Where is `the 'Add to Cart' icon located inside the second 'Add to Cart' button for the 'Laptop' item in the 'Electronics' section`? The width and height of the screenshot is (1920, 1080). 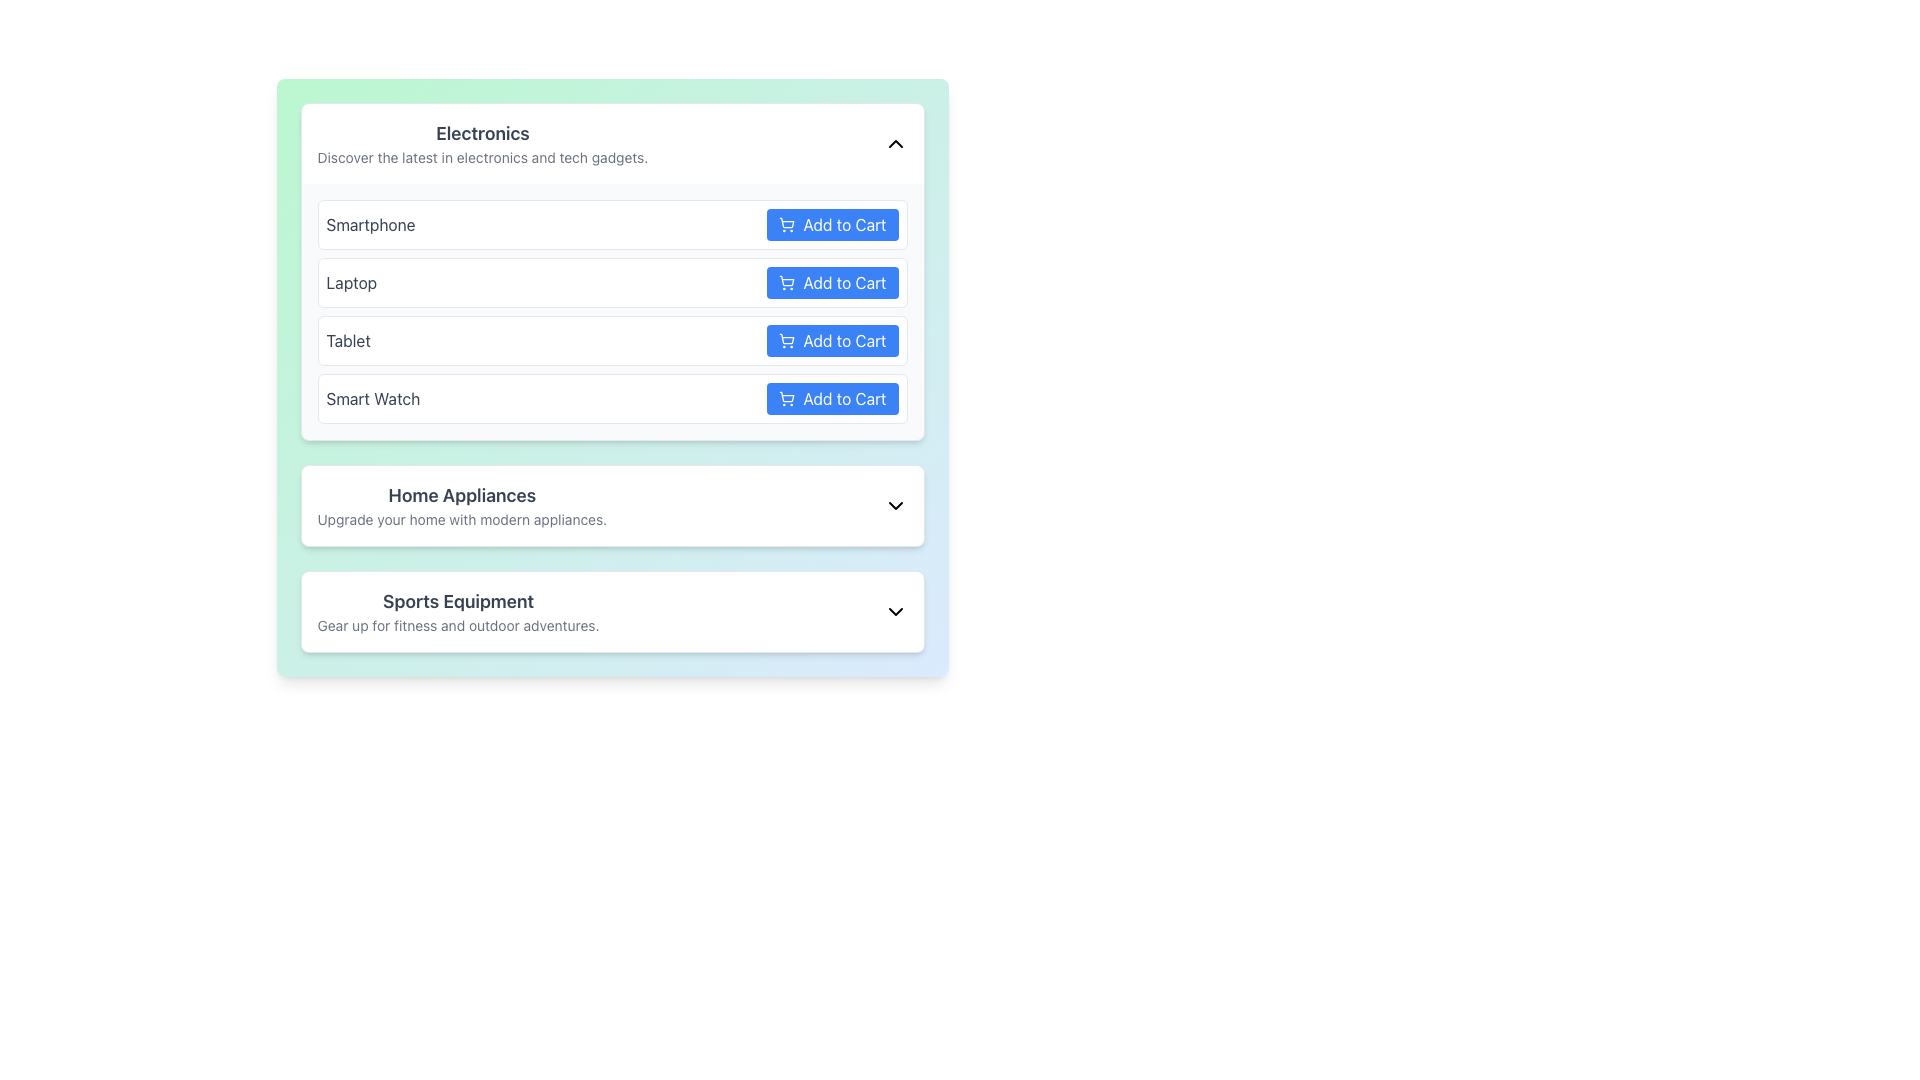 the 'Add to Cart' icon located inside the second 'Add to Cart' button for the 'Laptop' item in the 'Electronics' section is located at coordinates (786, 282).